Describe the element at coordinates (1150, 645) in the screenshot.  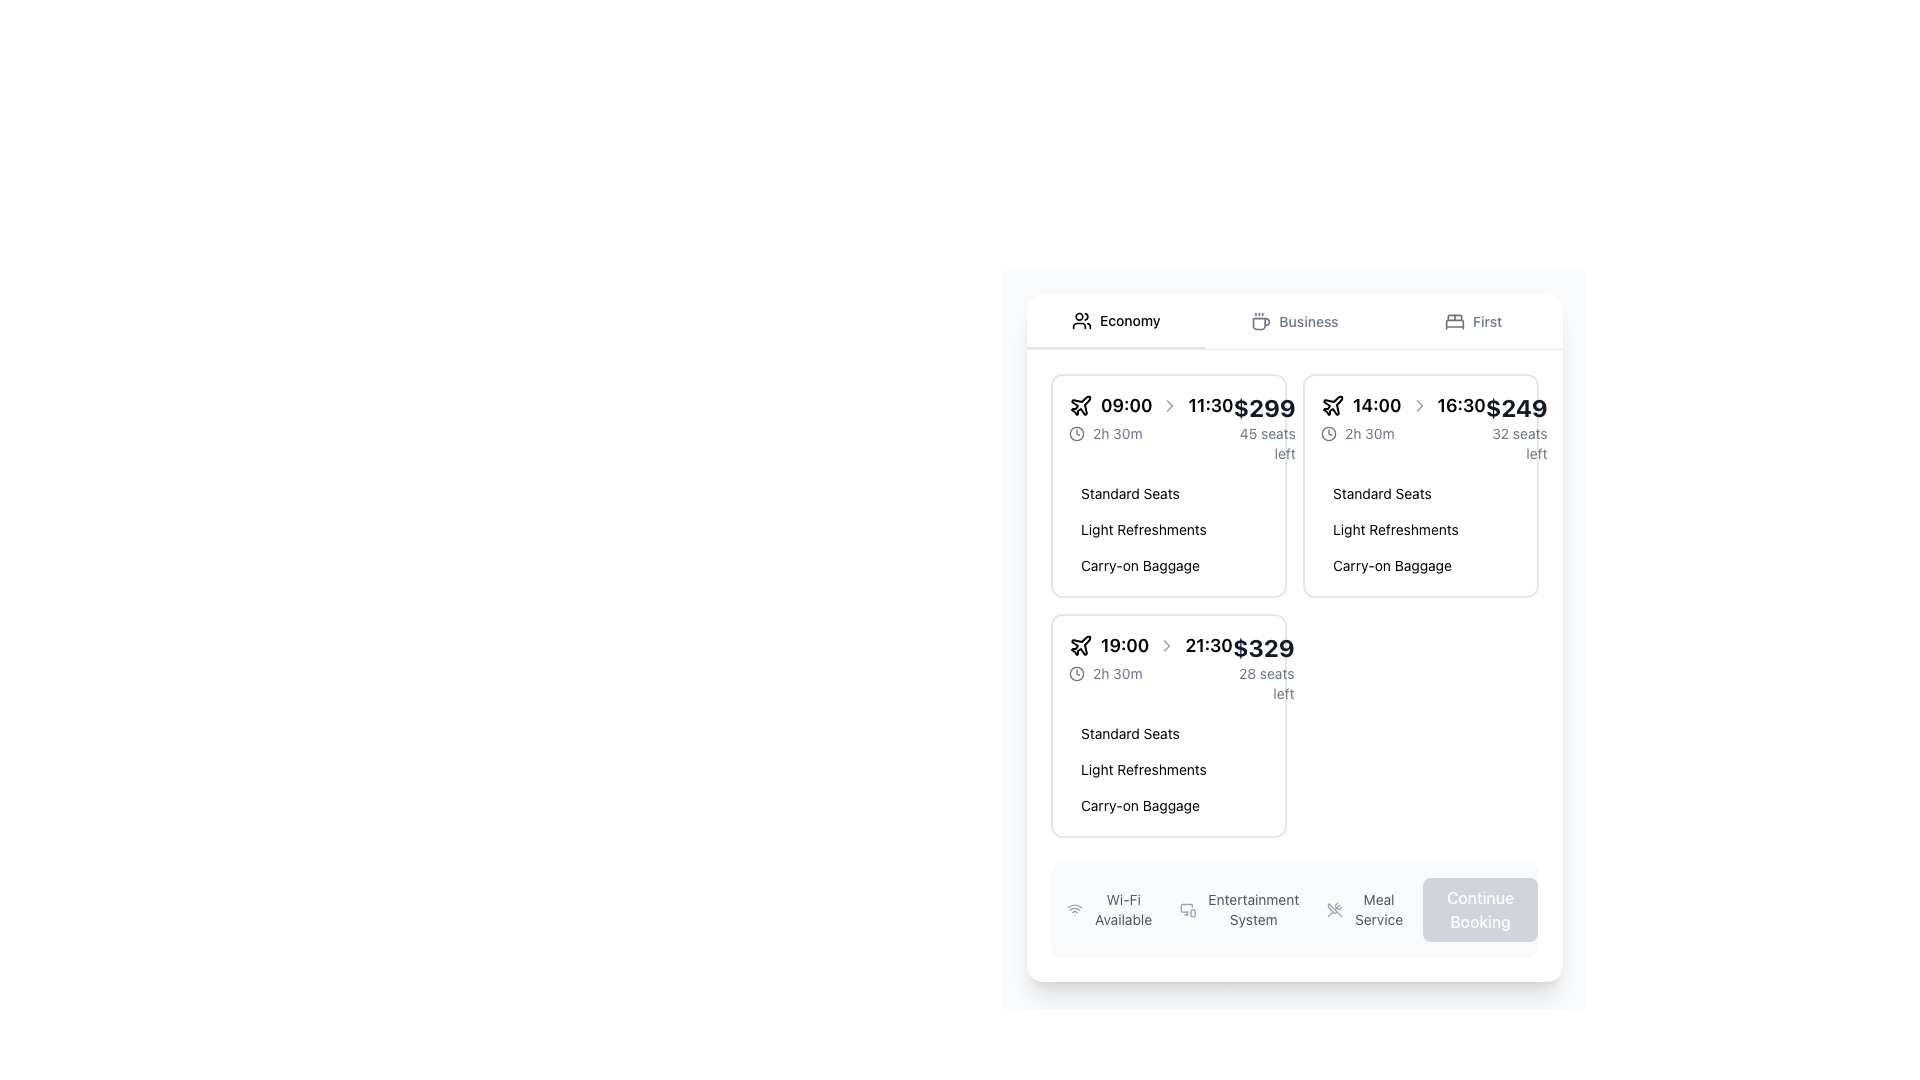
I see `the Text Label with Icon displaying departure (19:00) and arrival (21:30) times for a flight, located at the top-center of the flight information card` at that location.